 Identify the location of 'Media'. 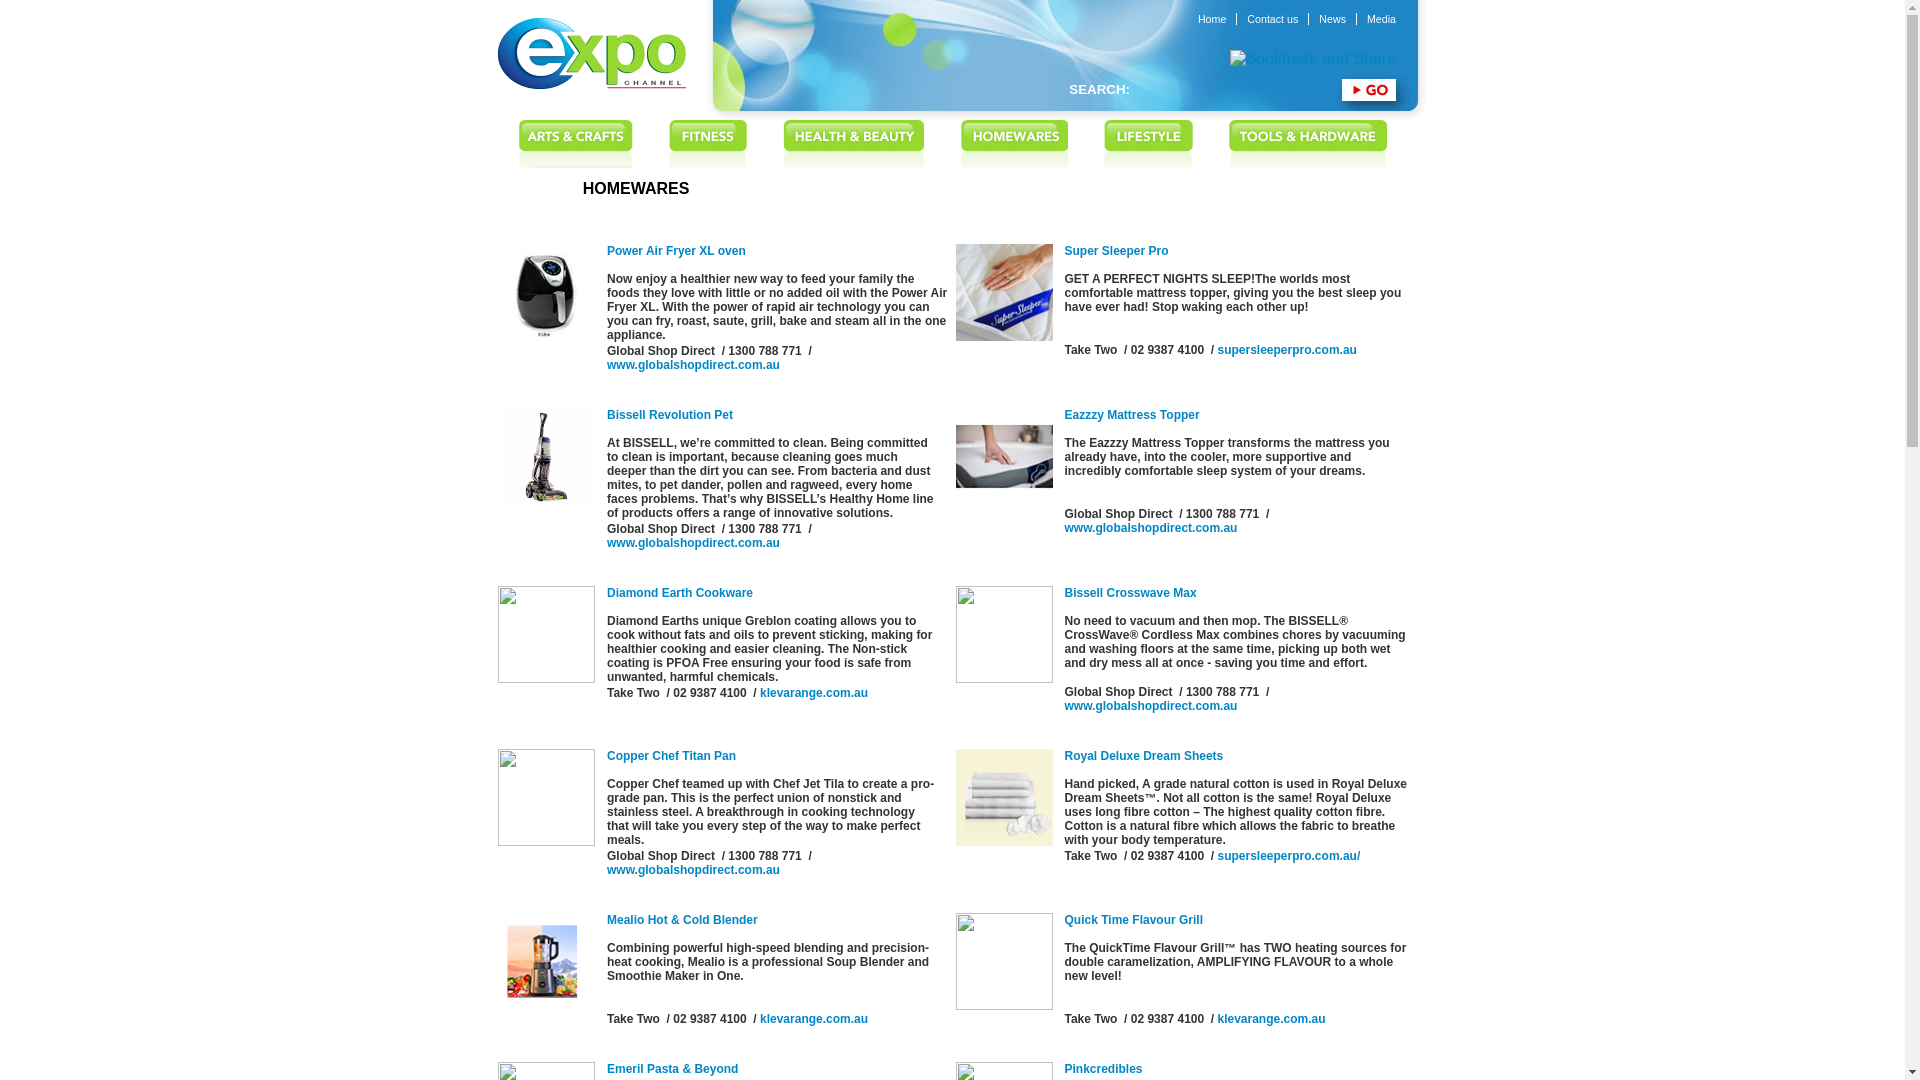
(1380, 19).